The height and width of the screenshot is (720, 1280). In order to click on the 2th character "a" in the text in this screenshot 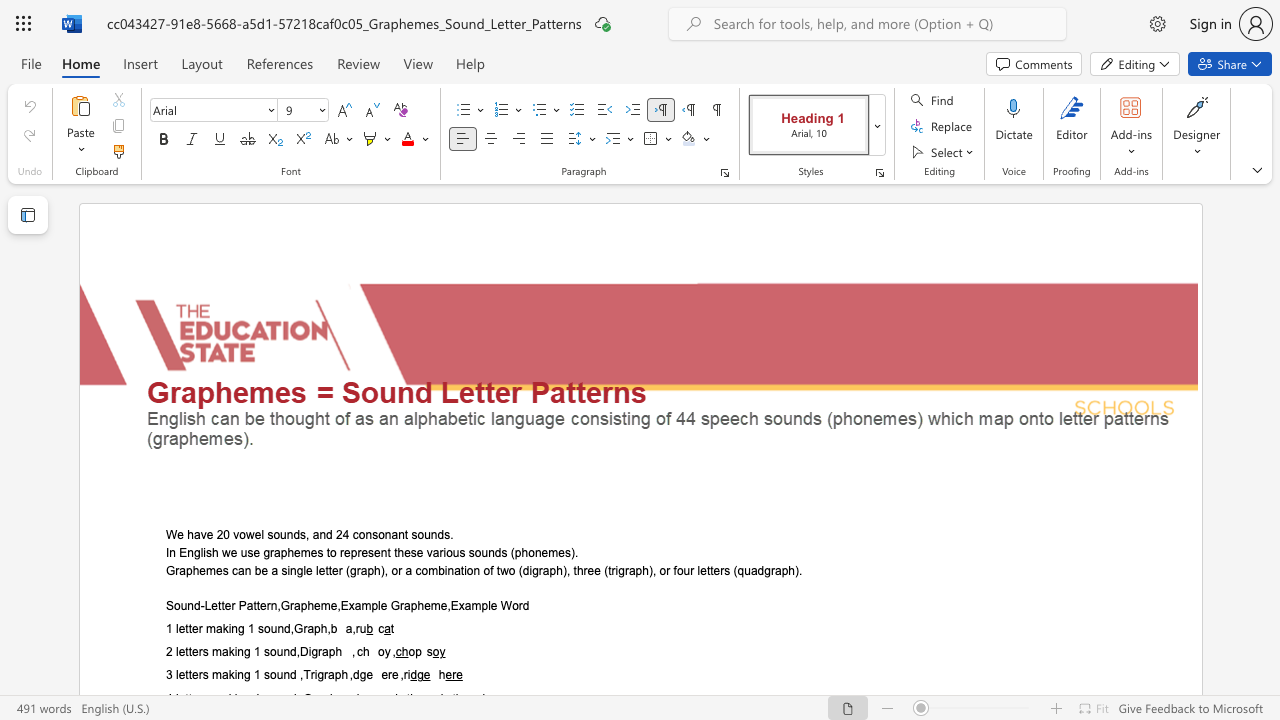, I will do `click(309, 628)`.